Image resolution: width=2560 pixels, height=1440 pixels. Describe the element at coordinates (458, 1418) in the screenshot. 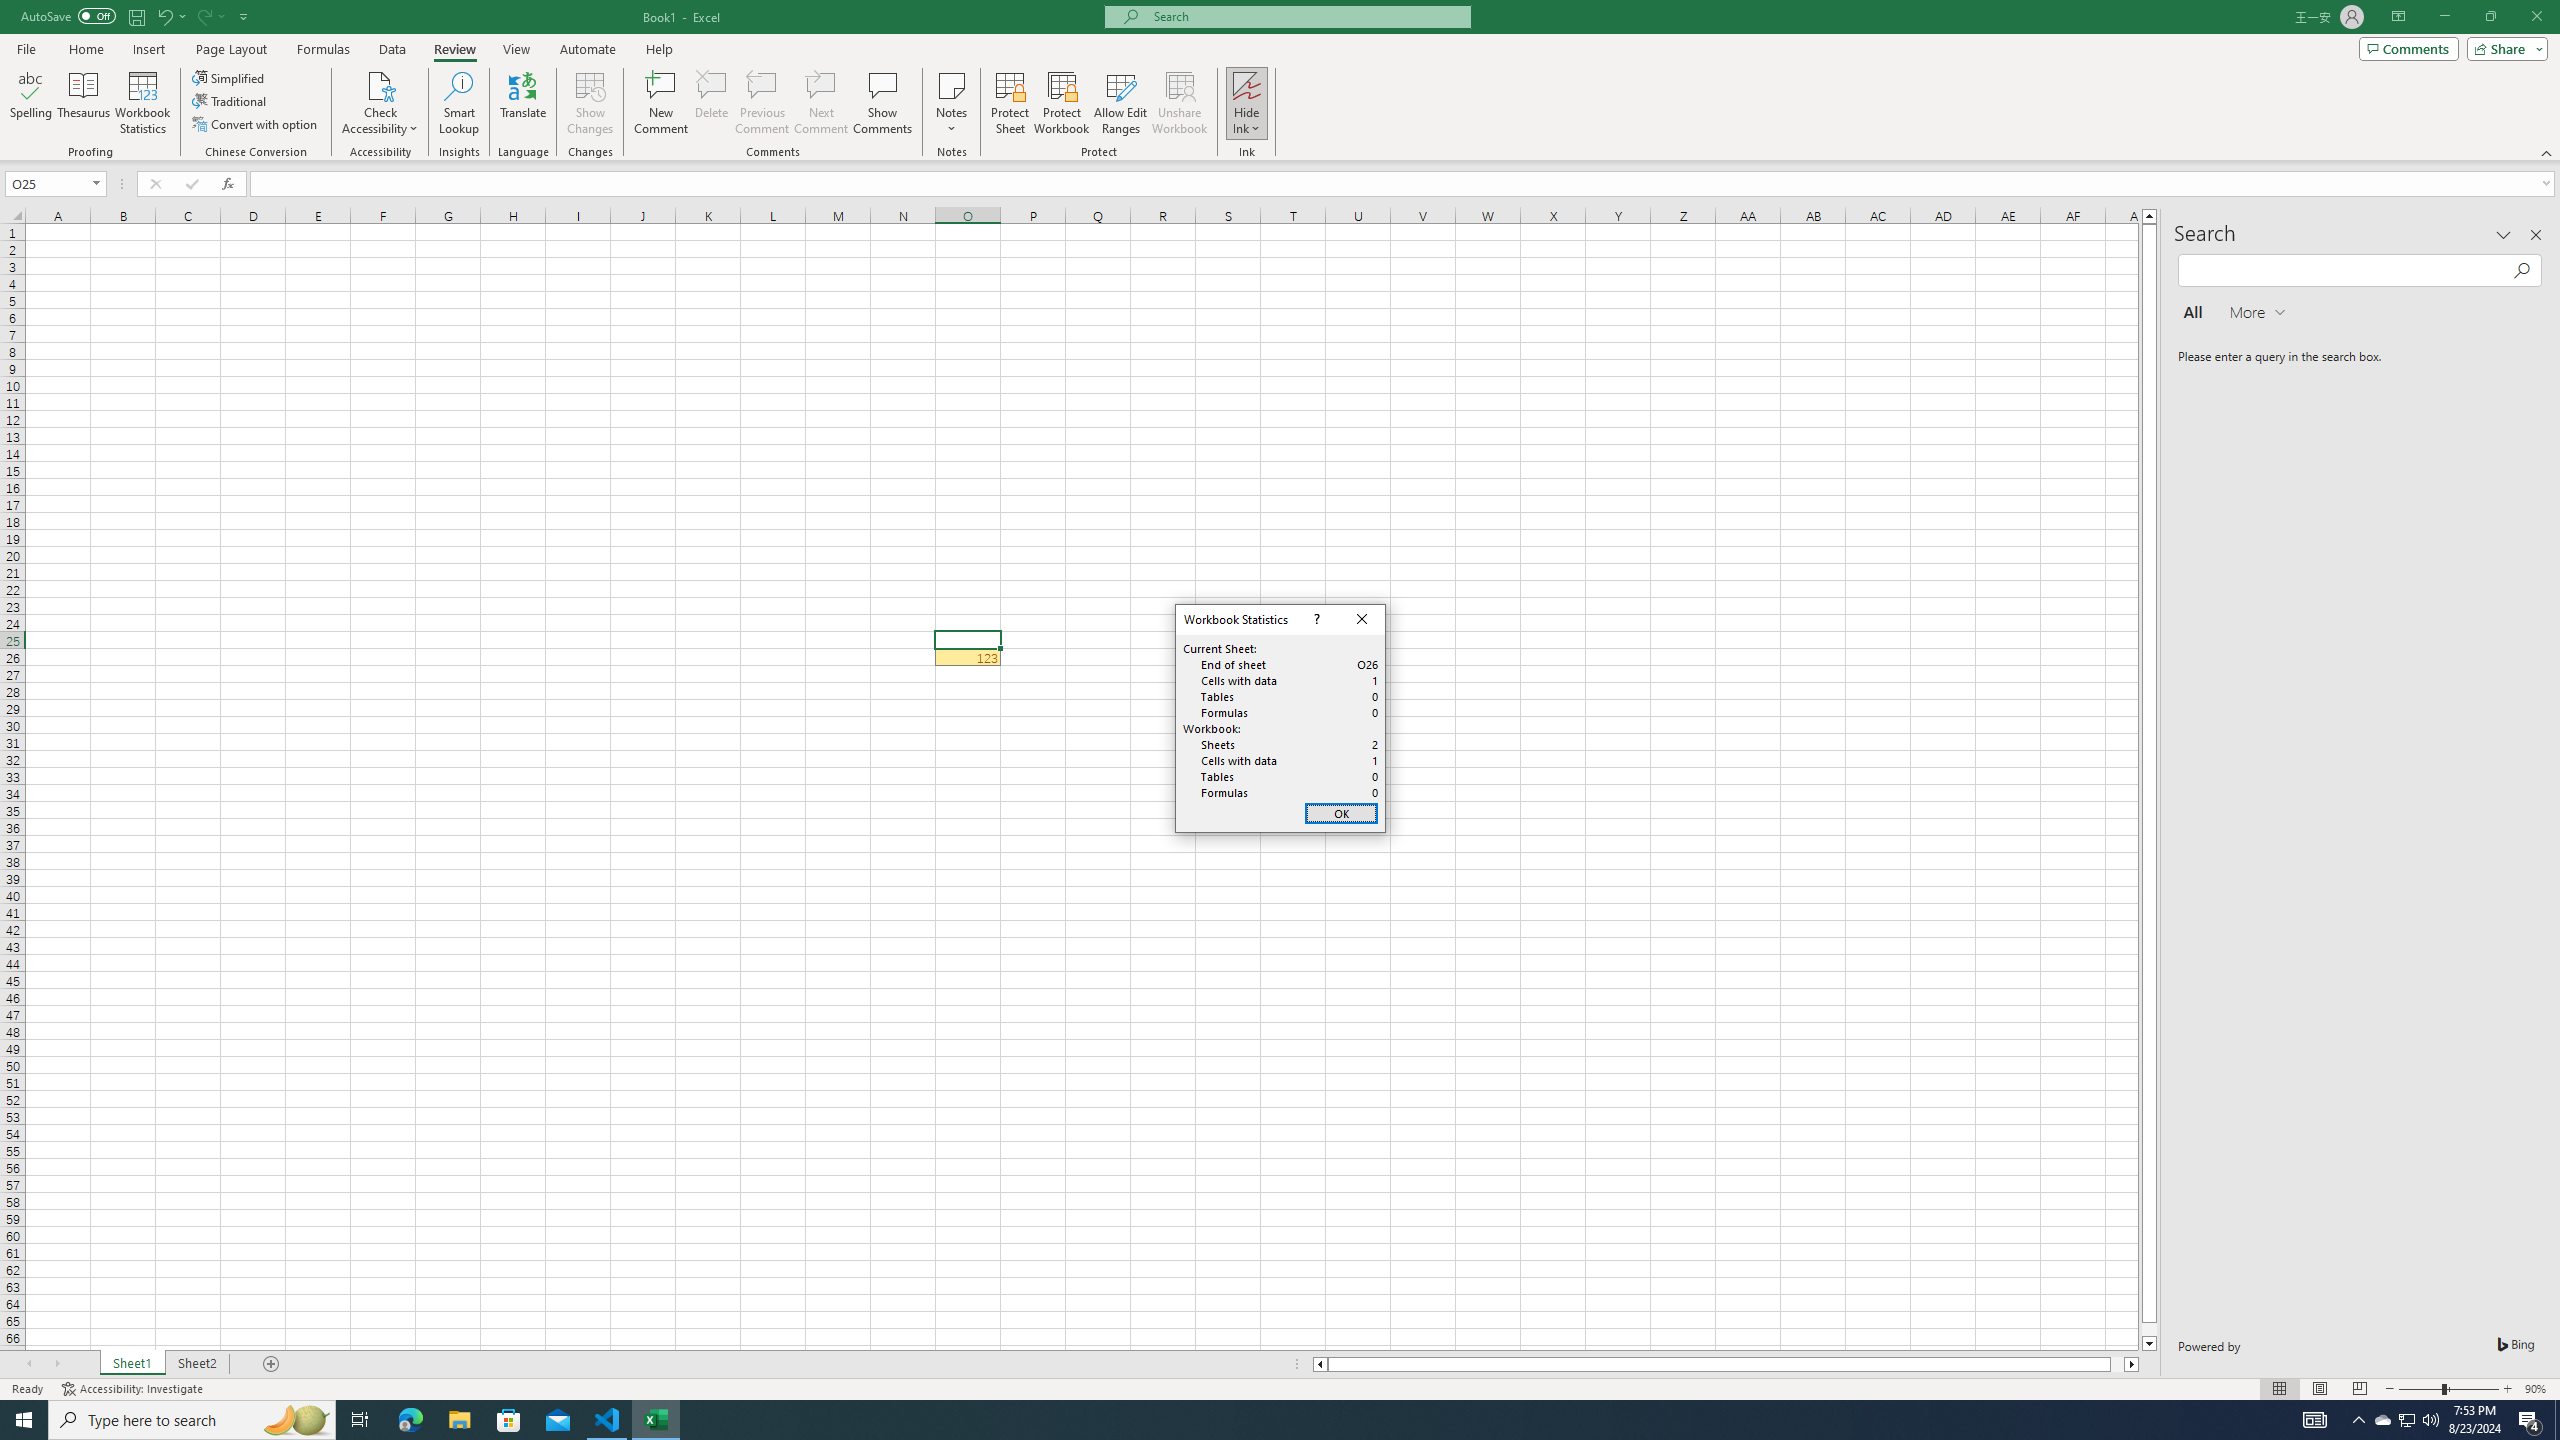

I see `'File Explorer'` at that location.